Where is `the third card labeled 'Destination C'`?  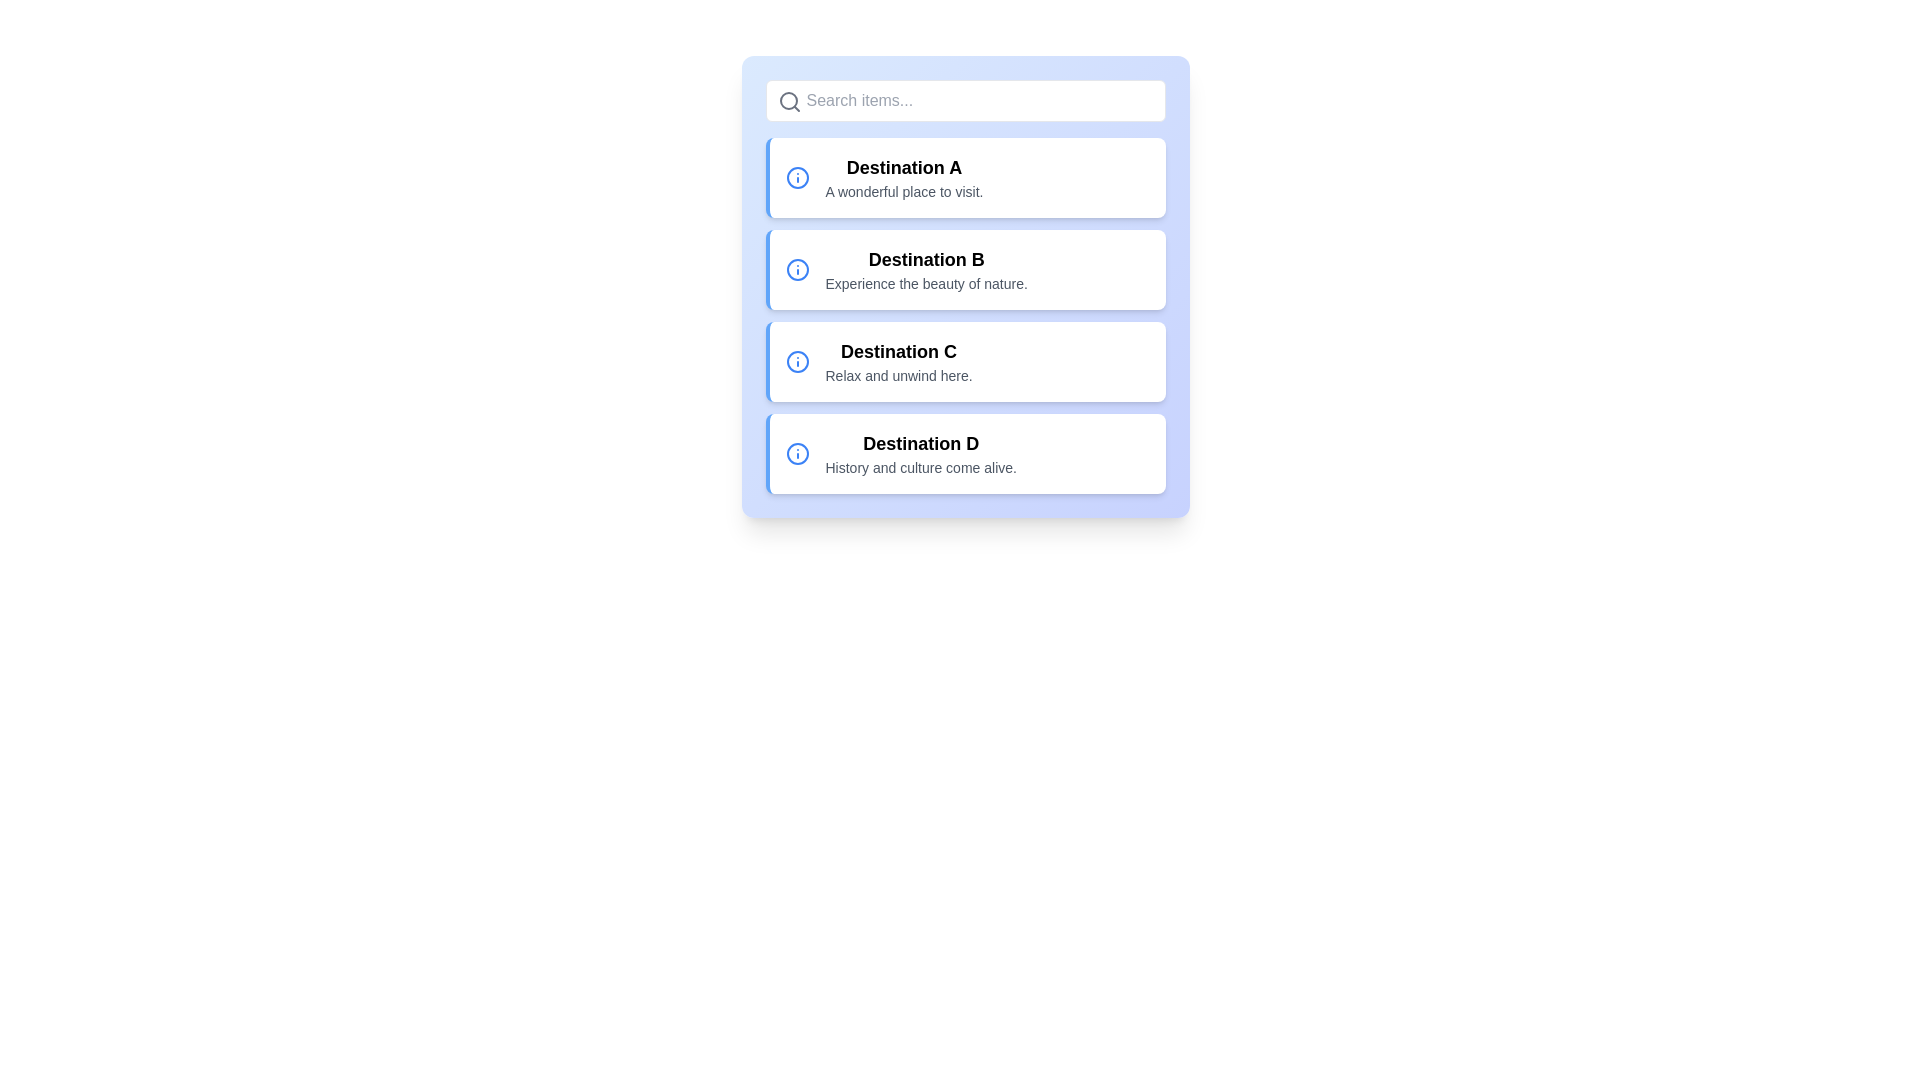 the third card labeled 'Destination C' is located at coordinates (965, 362).